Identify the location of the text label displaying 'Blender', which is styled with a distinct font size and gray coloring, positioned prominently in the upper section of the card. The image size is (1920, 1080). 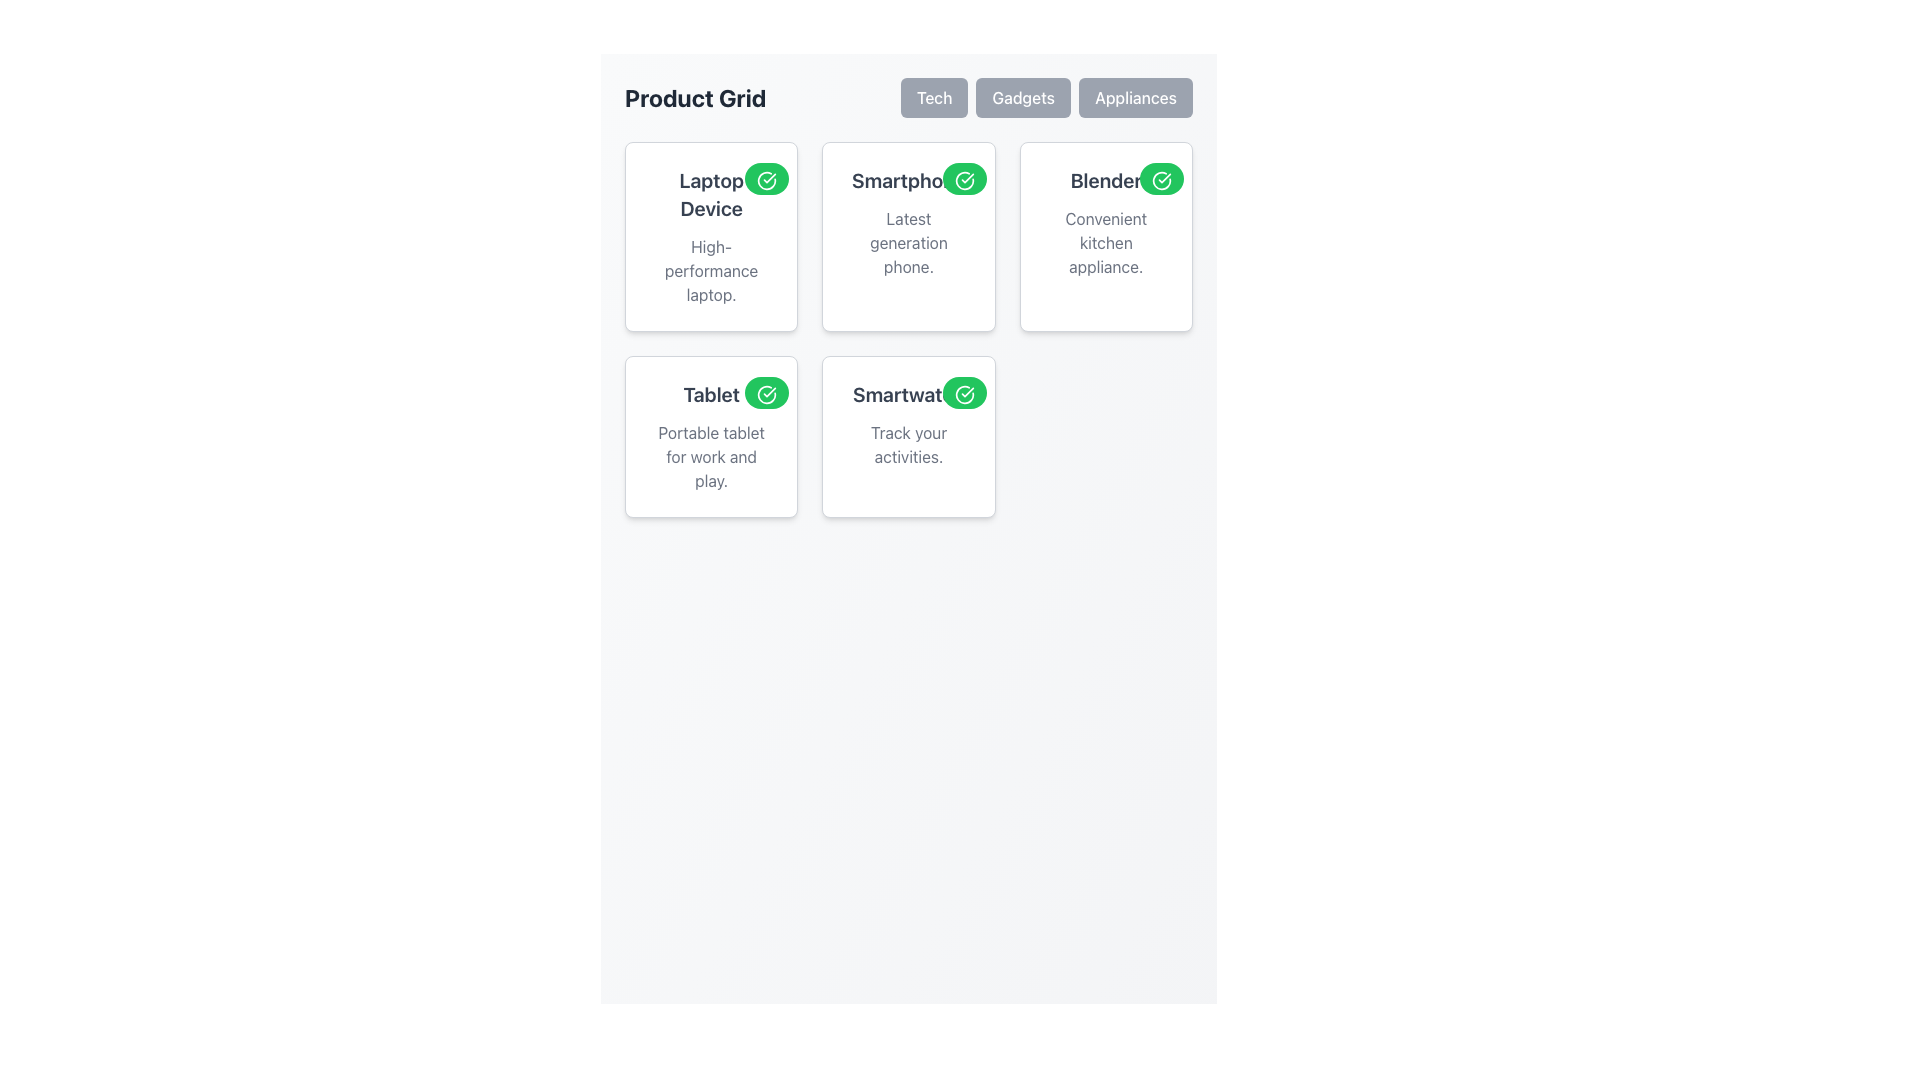
(1105, 181).